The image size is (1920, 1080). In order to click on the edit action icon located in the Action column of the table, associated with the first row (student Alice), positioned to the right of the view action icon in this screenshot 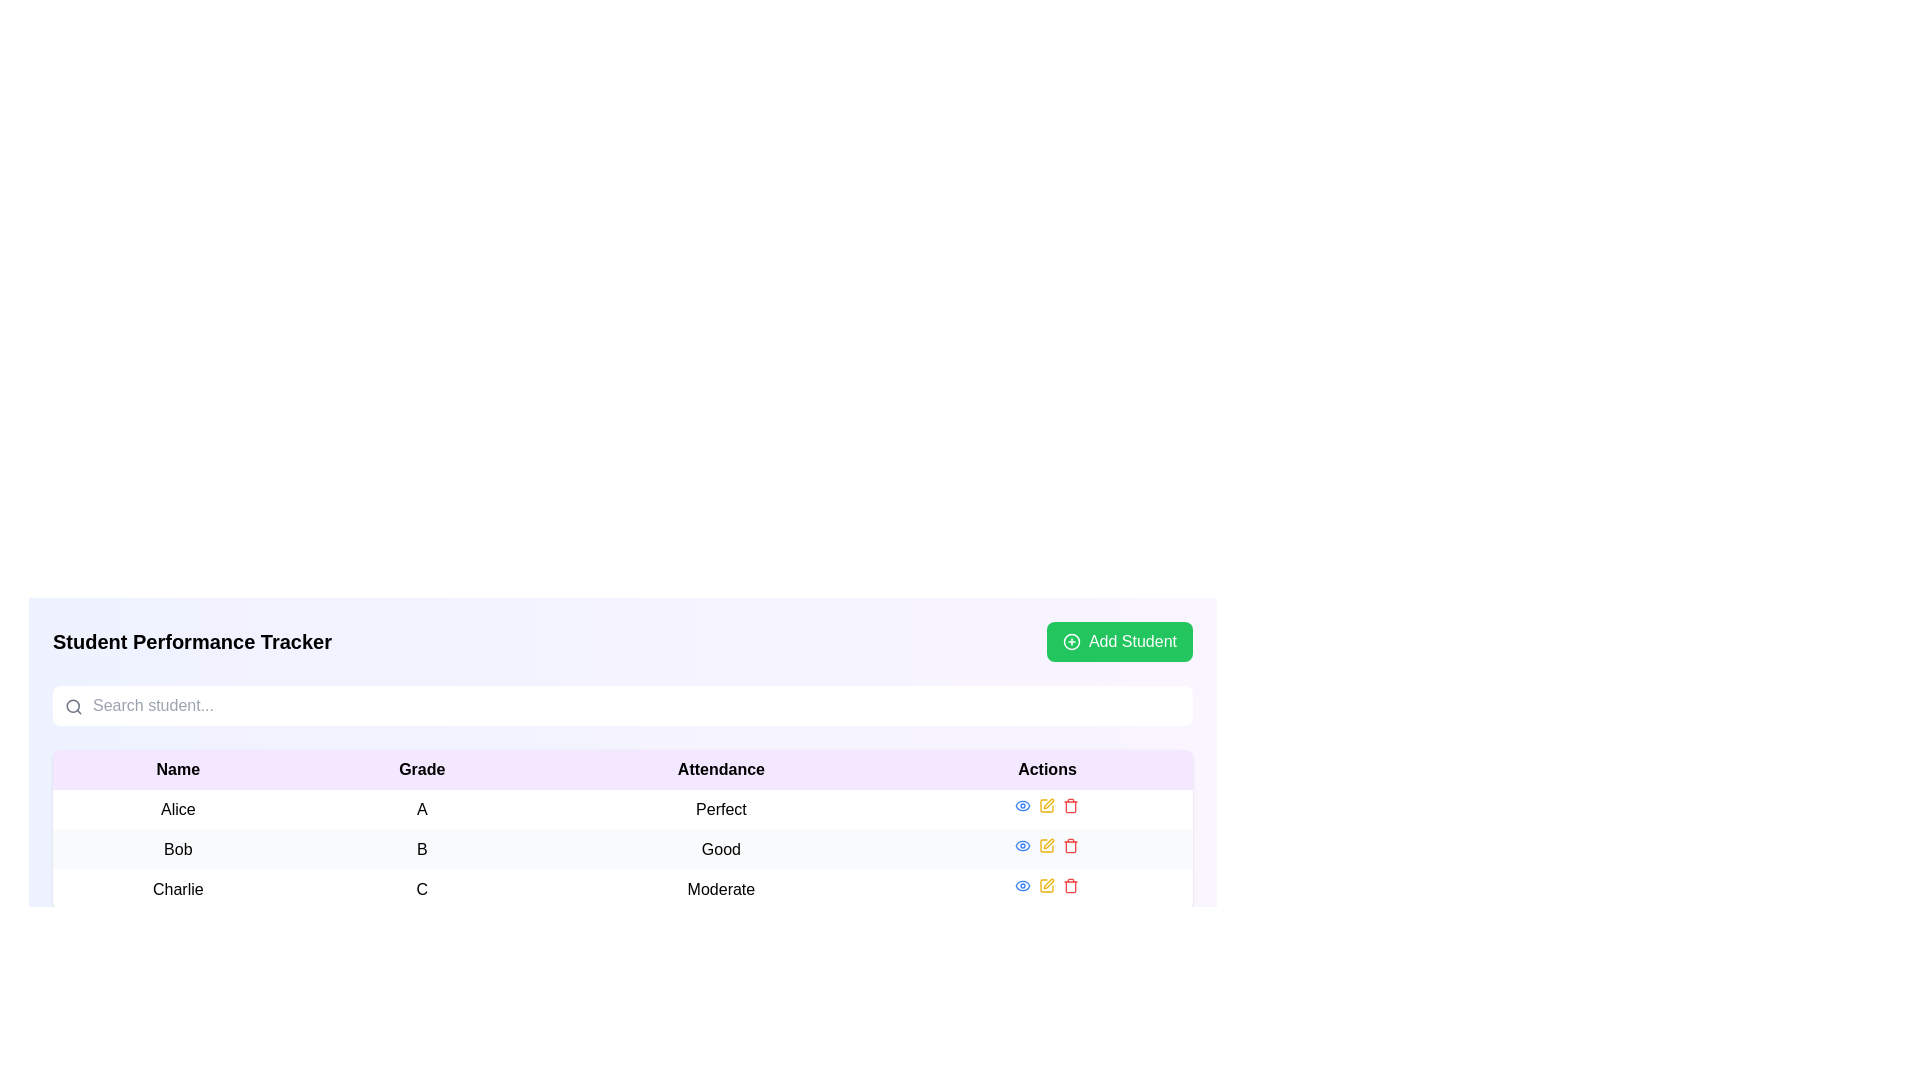, I will do `click(1046, 805)`.